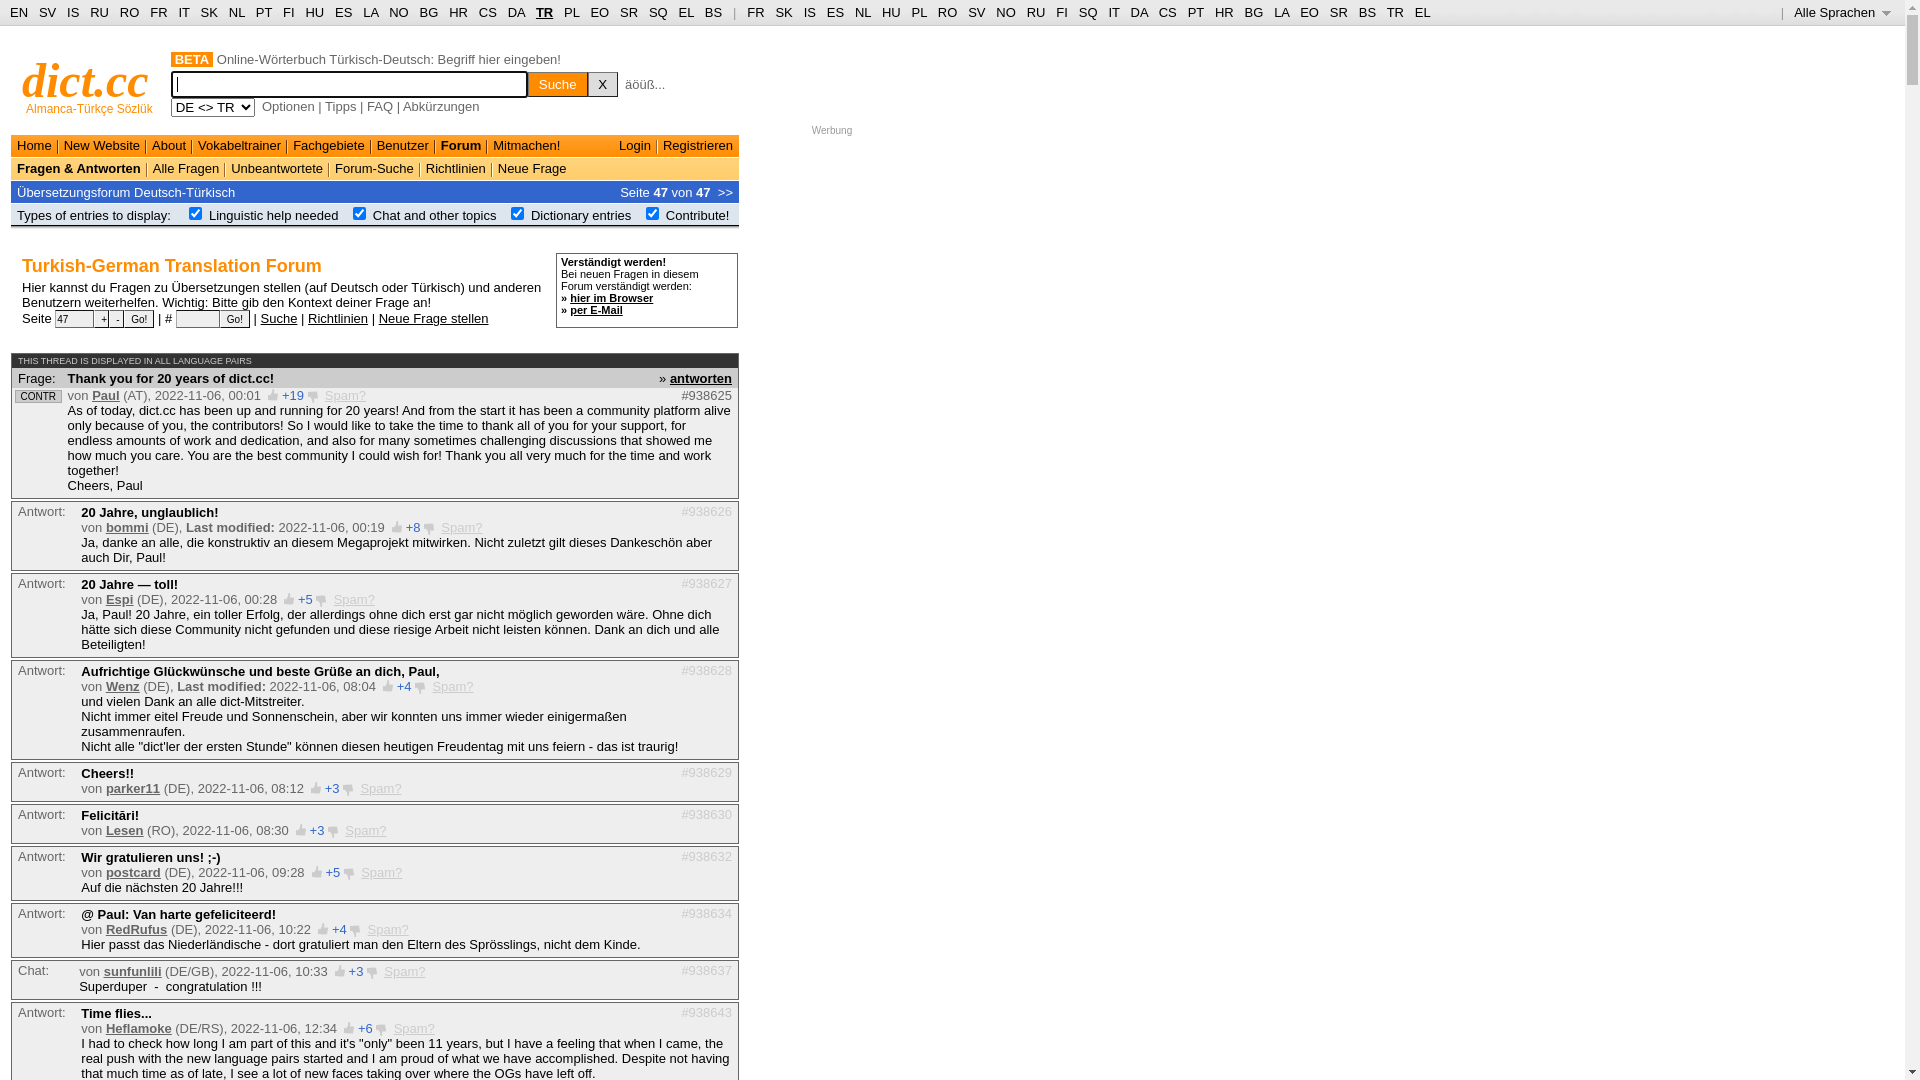 Image resolution: width=1920 pixels, height=1080 pixels. I want to click on '+3', so click(316, 830).